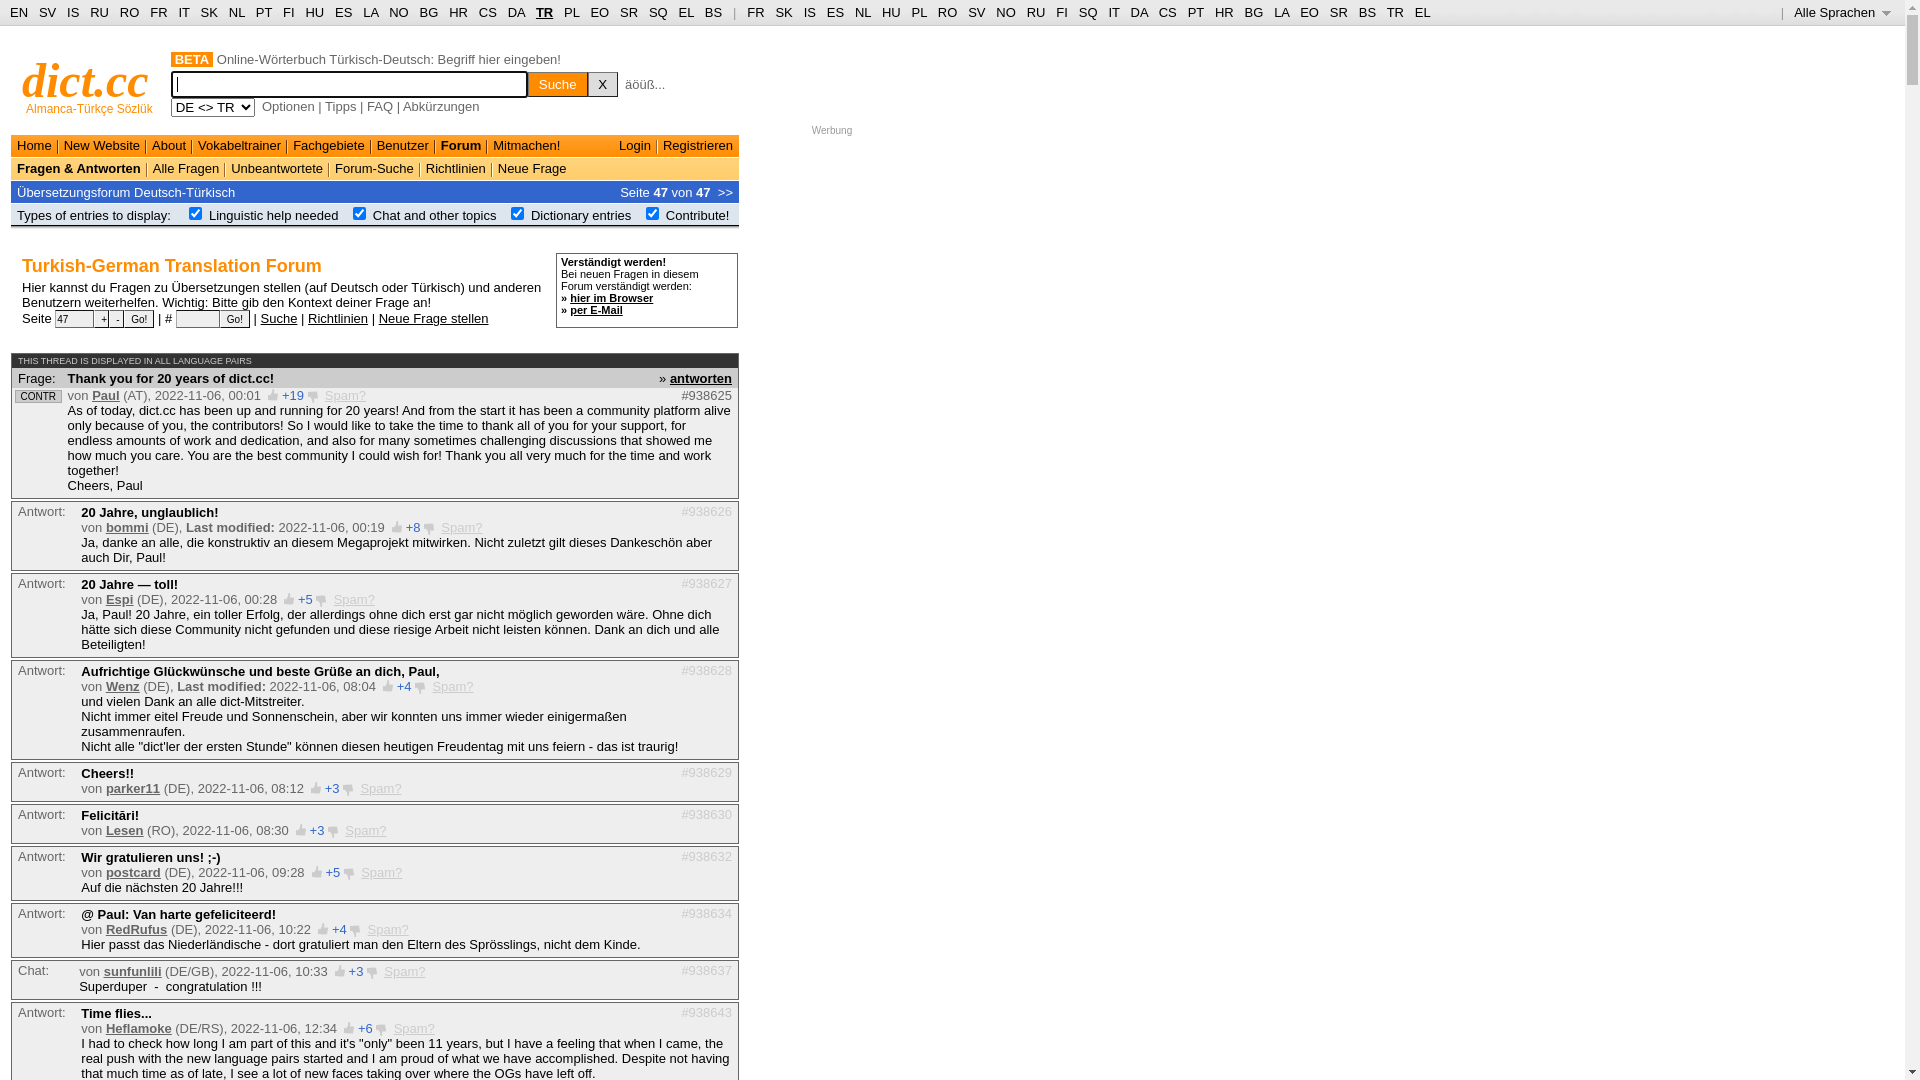 Image resolution: width=1920 pixels, height=1080 pixels. I want to click on '+3', so click(316, 830).